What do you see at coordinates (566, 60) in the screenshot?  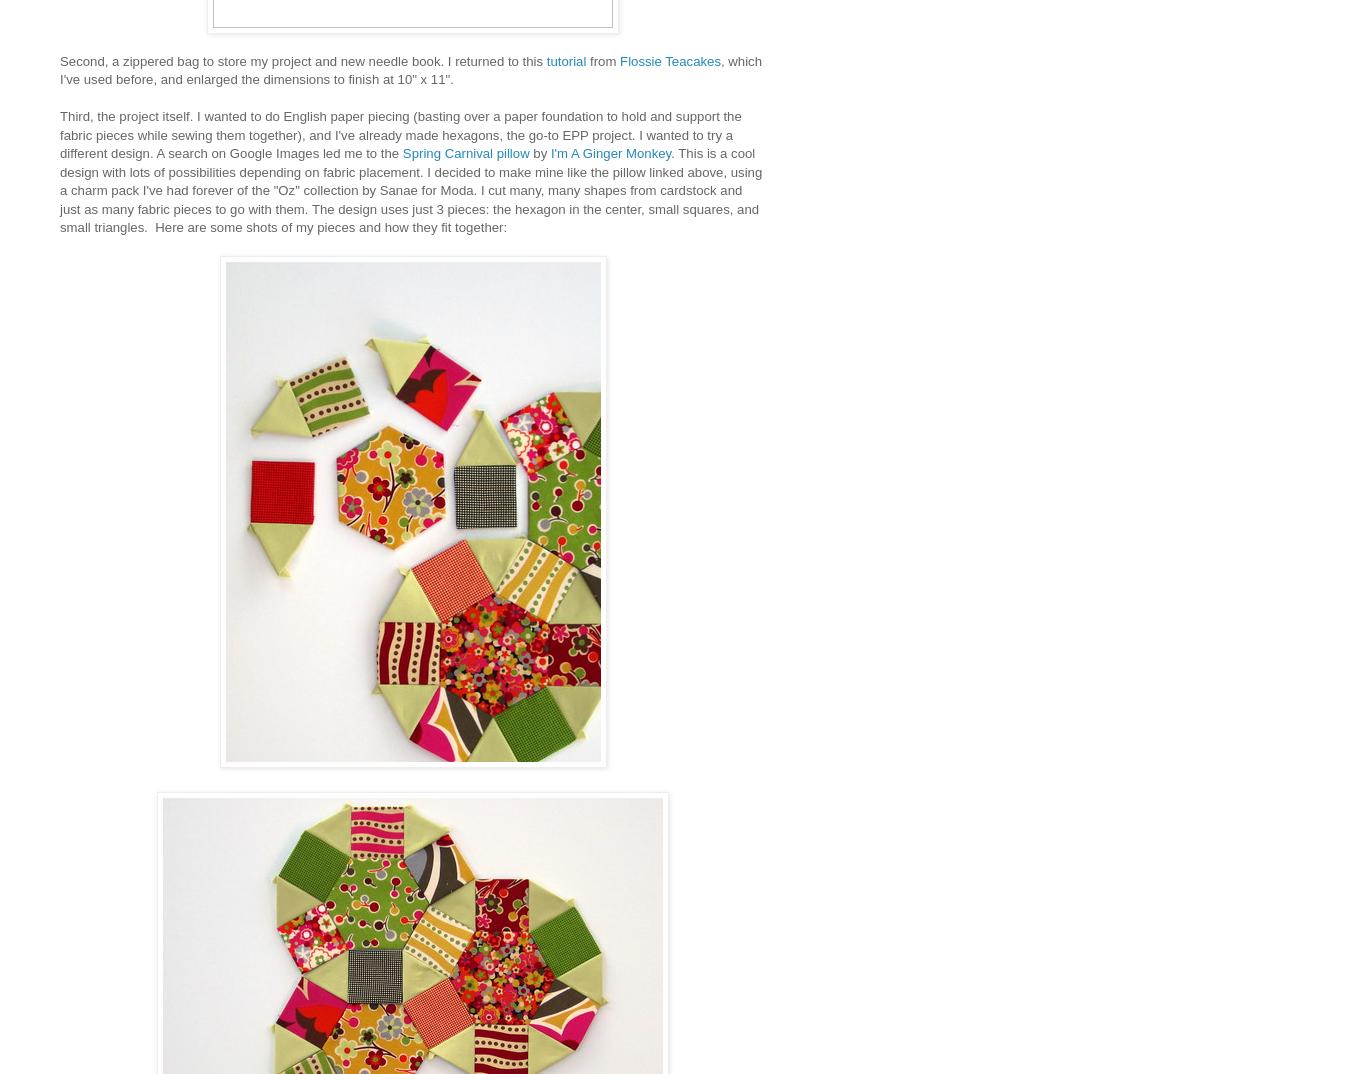 I see `'tutorial'` at bounding box center [566, 60].